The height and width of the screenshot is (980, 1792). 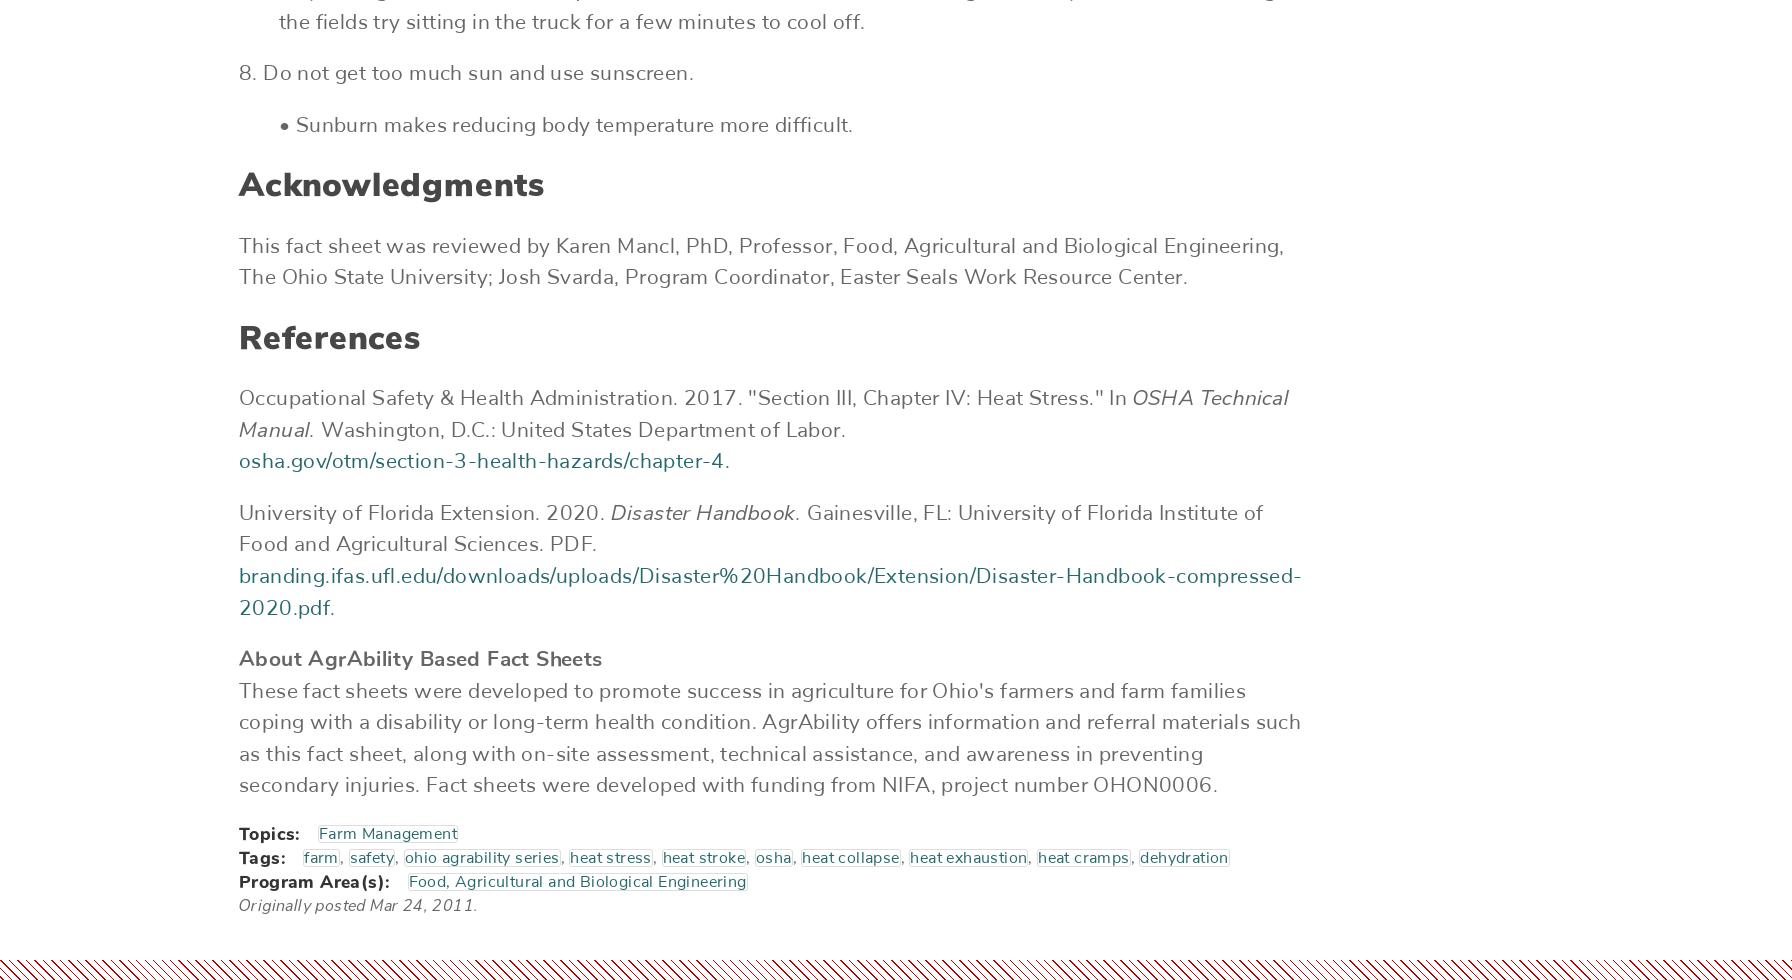 What do you see at coordinates (484, 461) in the screenshot?
I see `'osha.gov/otm/section-3-health-hazards/chapter-4.'` at bounding box center [484, 461].